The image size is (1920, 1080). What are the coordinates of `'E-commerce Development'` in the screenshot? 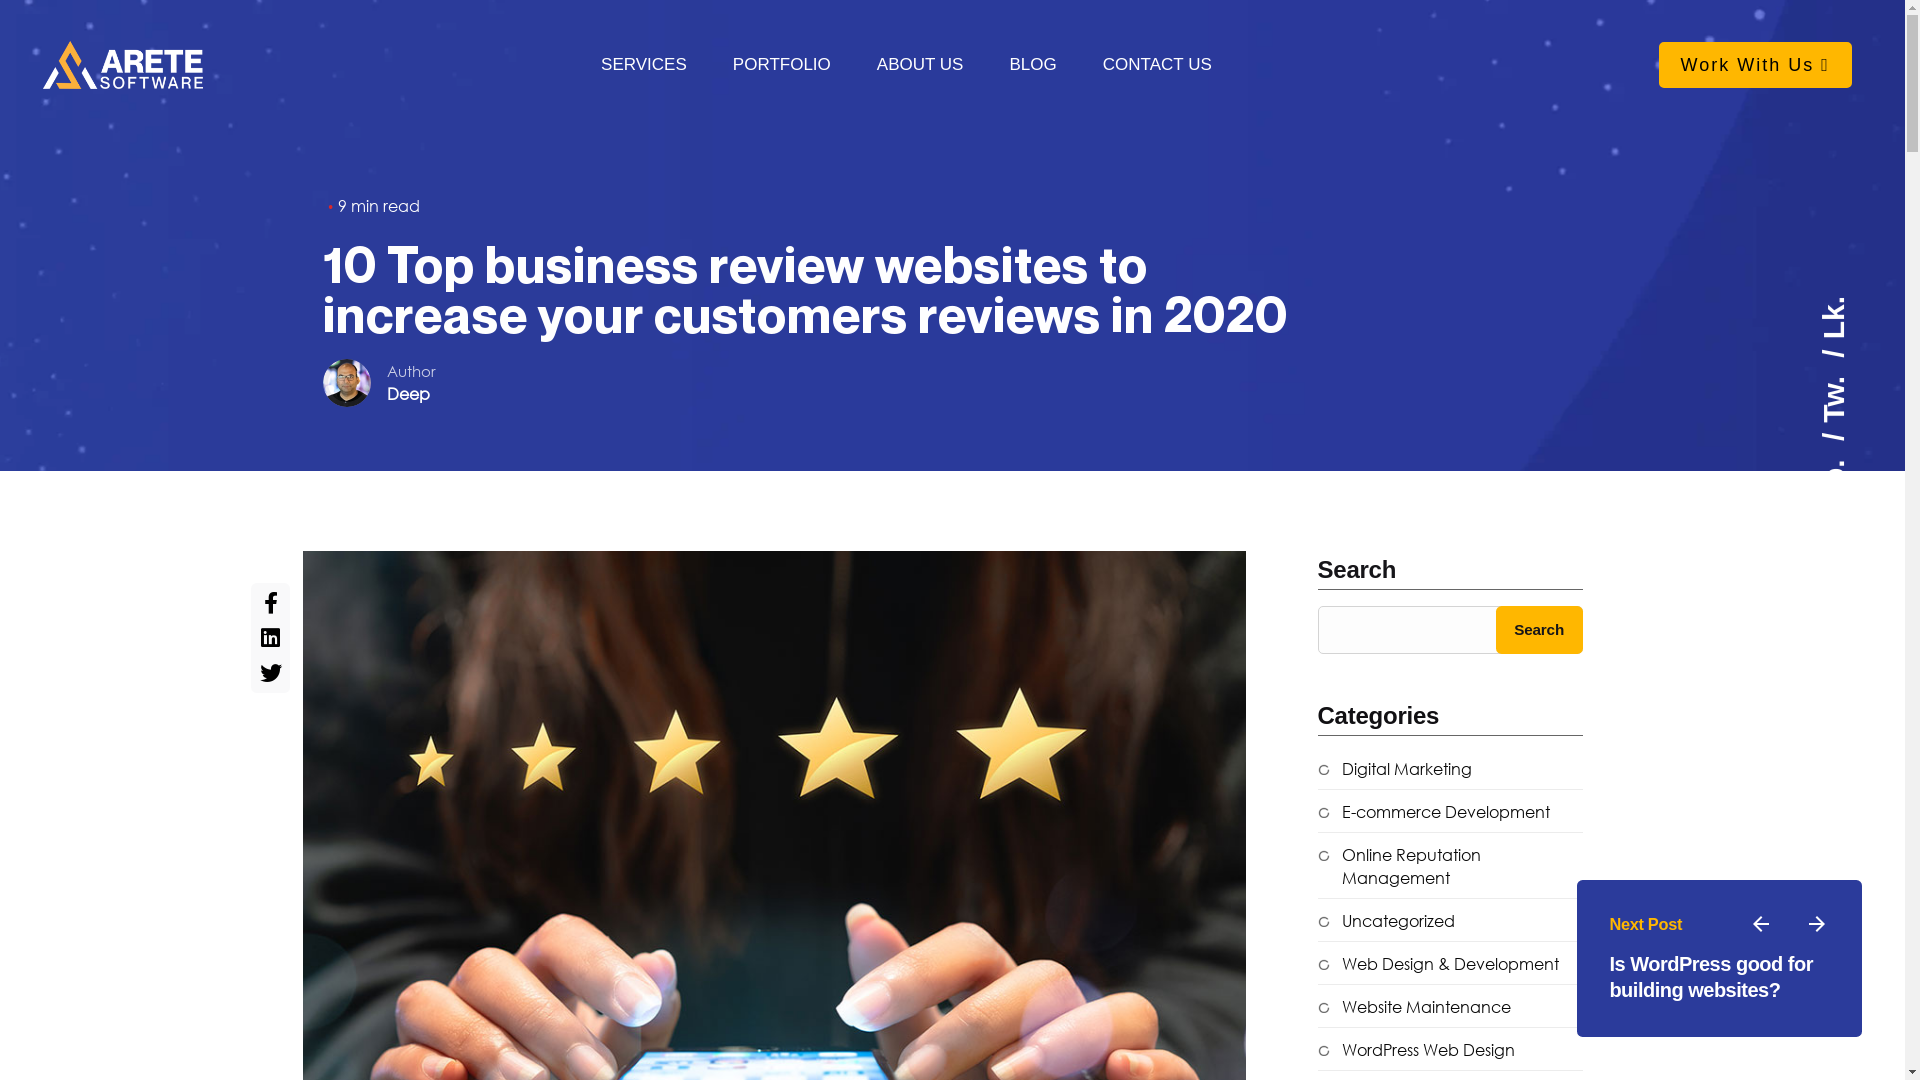 It's located at (1433, 812).